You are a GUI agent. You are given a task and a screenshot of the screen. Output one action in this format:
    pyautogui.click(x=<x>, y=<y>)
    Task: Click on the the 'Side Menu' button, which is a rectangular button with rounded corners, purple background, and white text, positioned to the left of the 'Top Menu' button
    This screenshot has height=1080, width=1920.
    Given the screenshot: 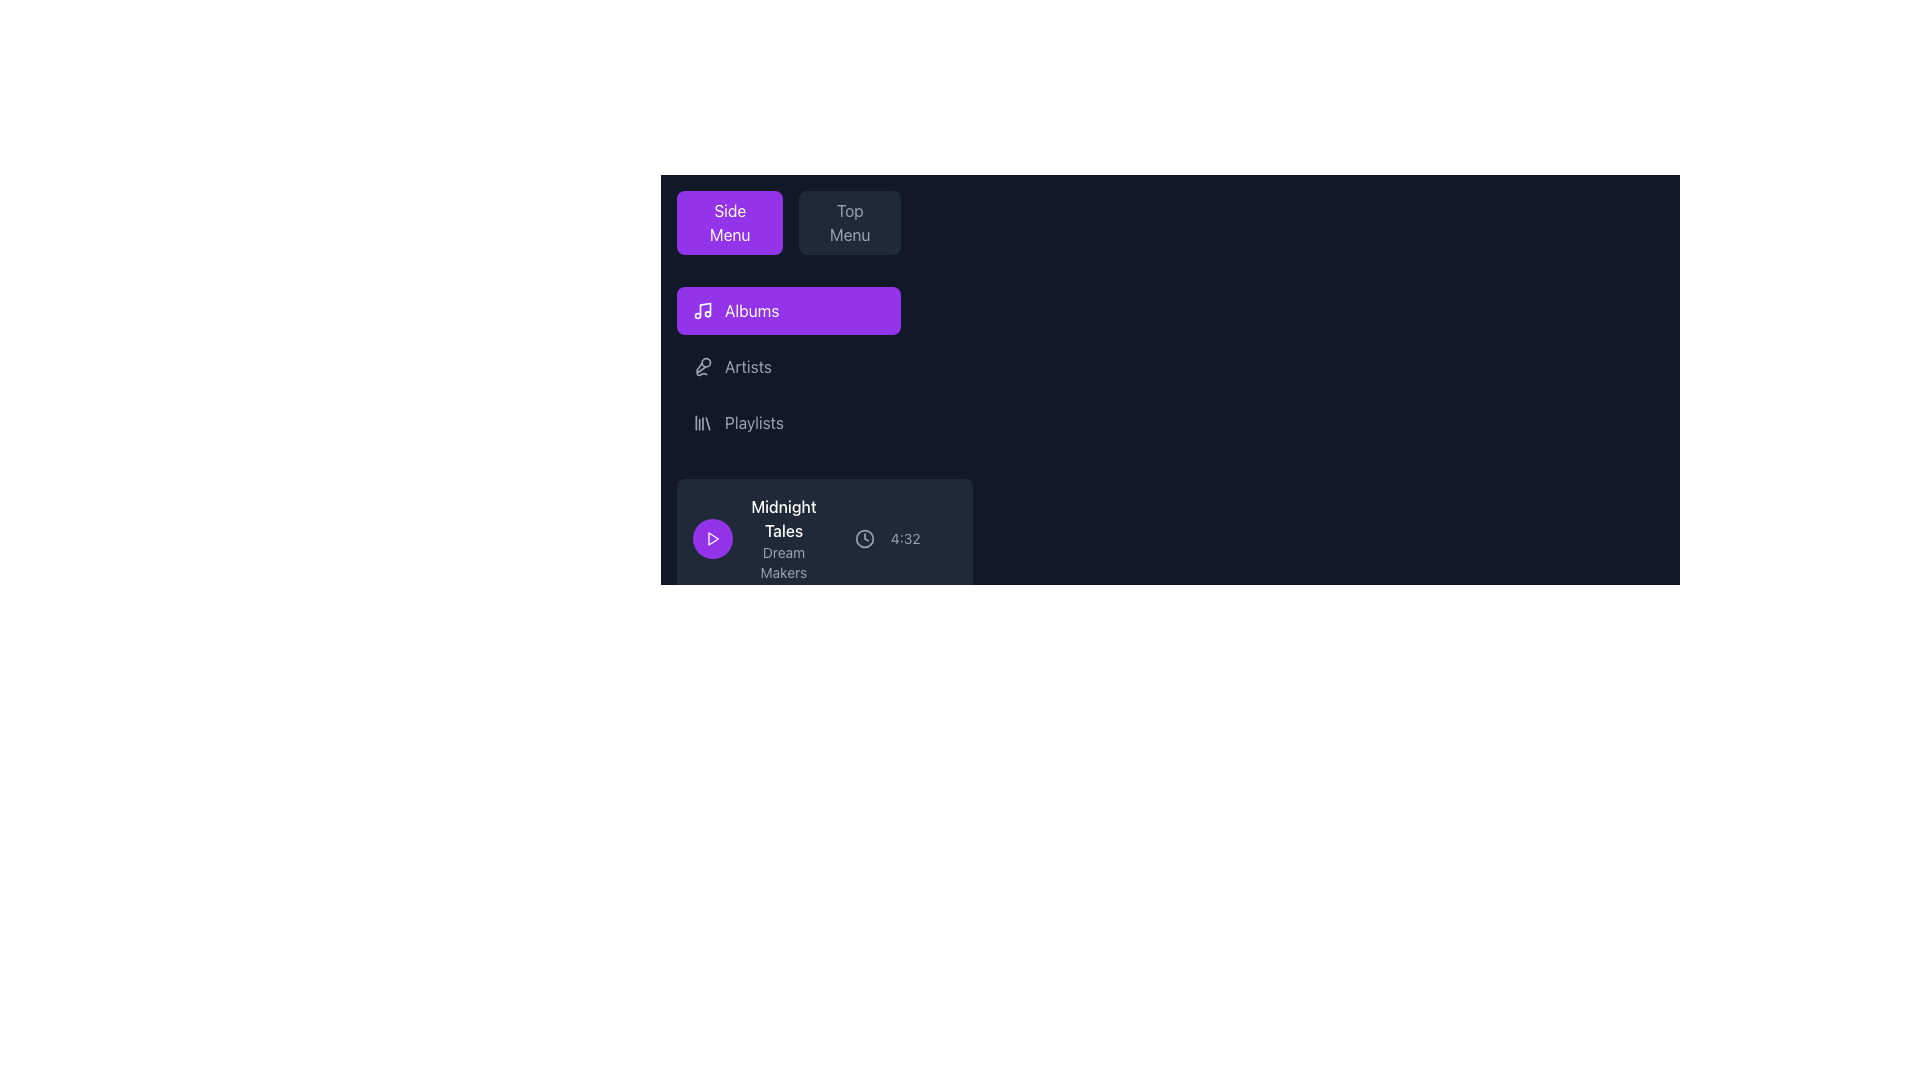 What is the action you would take?
    pyautogui.click(x=729, y=223)
    